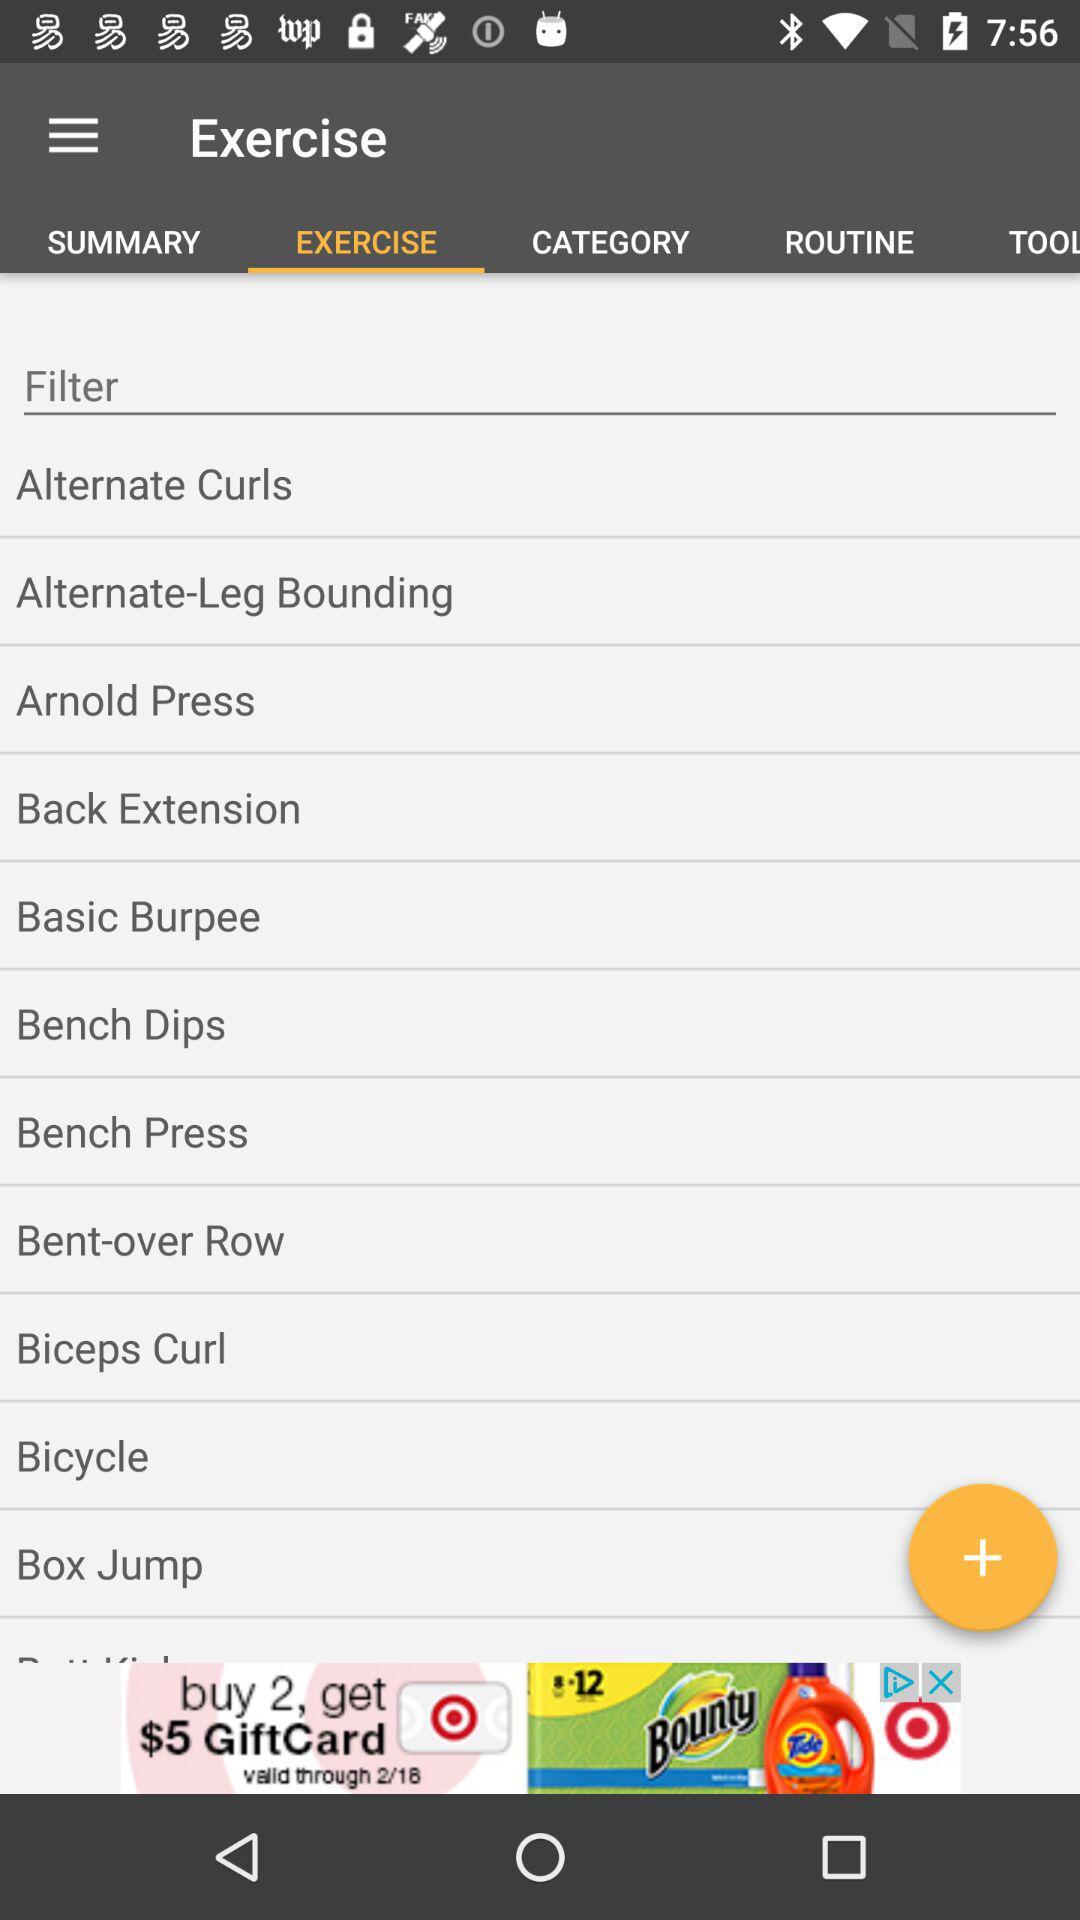 This screenshot has width=1080, height=1920. What do you see at coordinates (981, 1564) in the screenshot?
I see `plus an exercise` at bounding box center [981, 1564].